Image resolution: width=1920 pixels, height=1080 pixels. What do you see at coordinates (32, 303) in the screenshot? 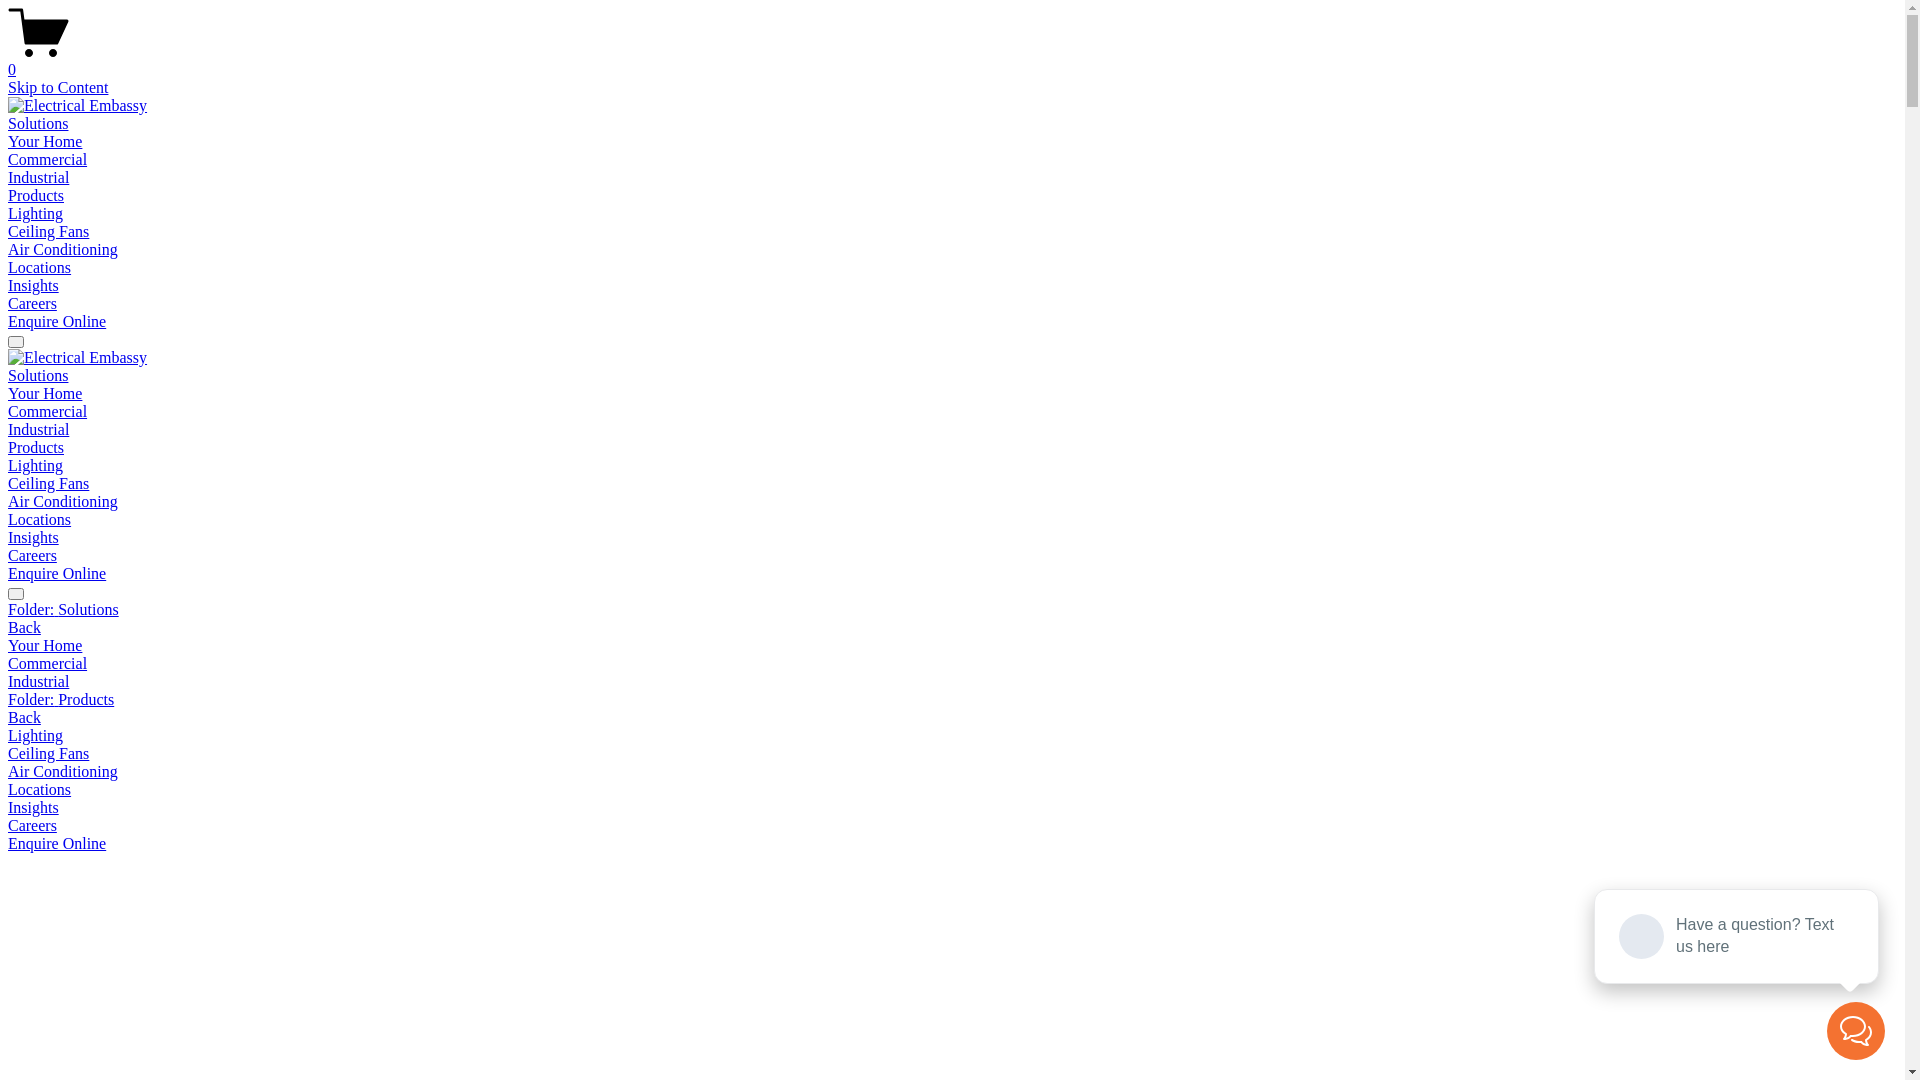
I see `'Careers'` at bounding box center [32, 303].